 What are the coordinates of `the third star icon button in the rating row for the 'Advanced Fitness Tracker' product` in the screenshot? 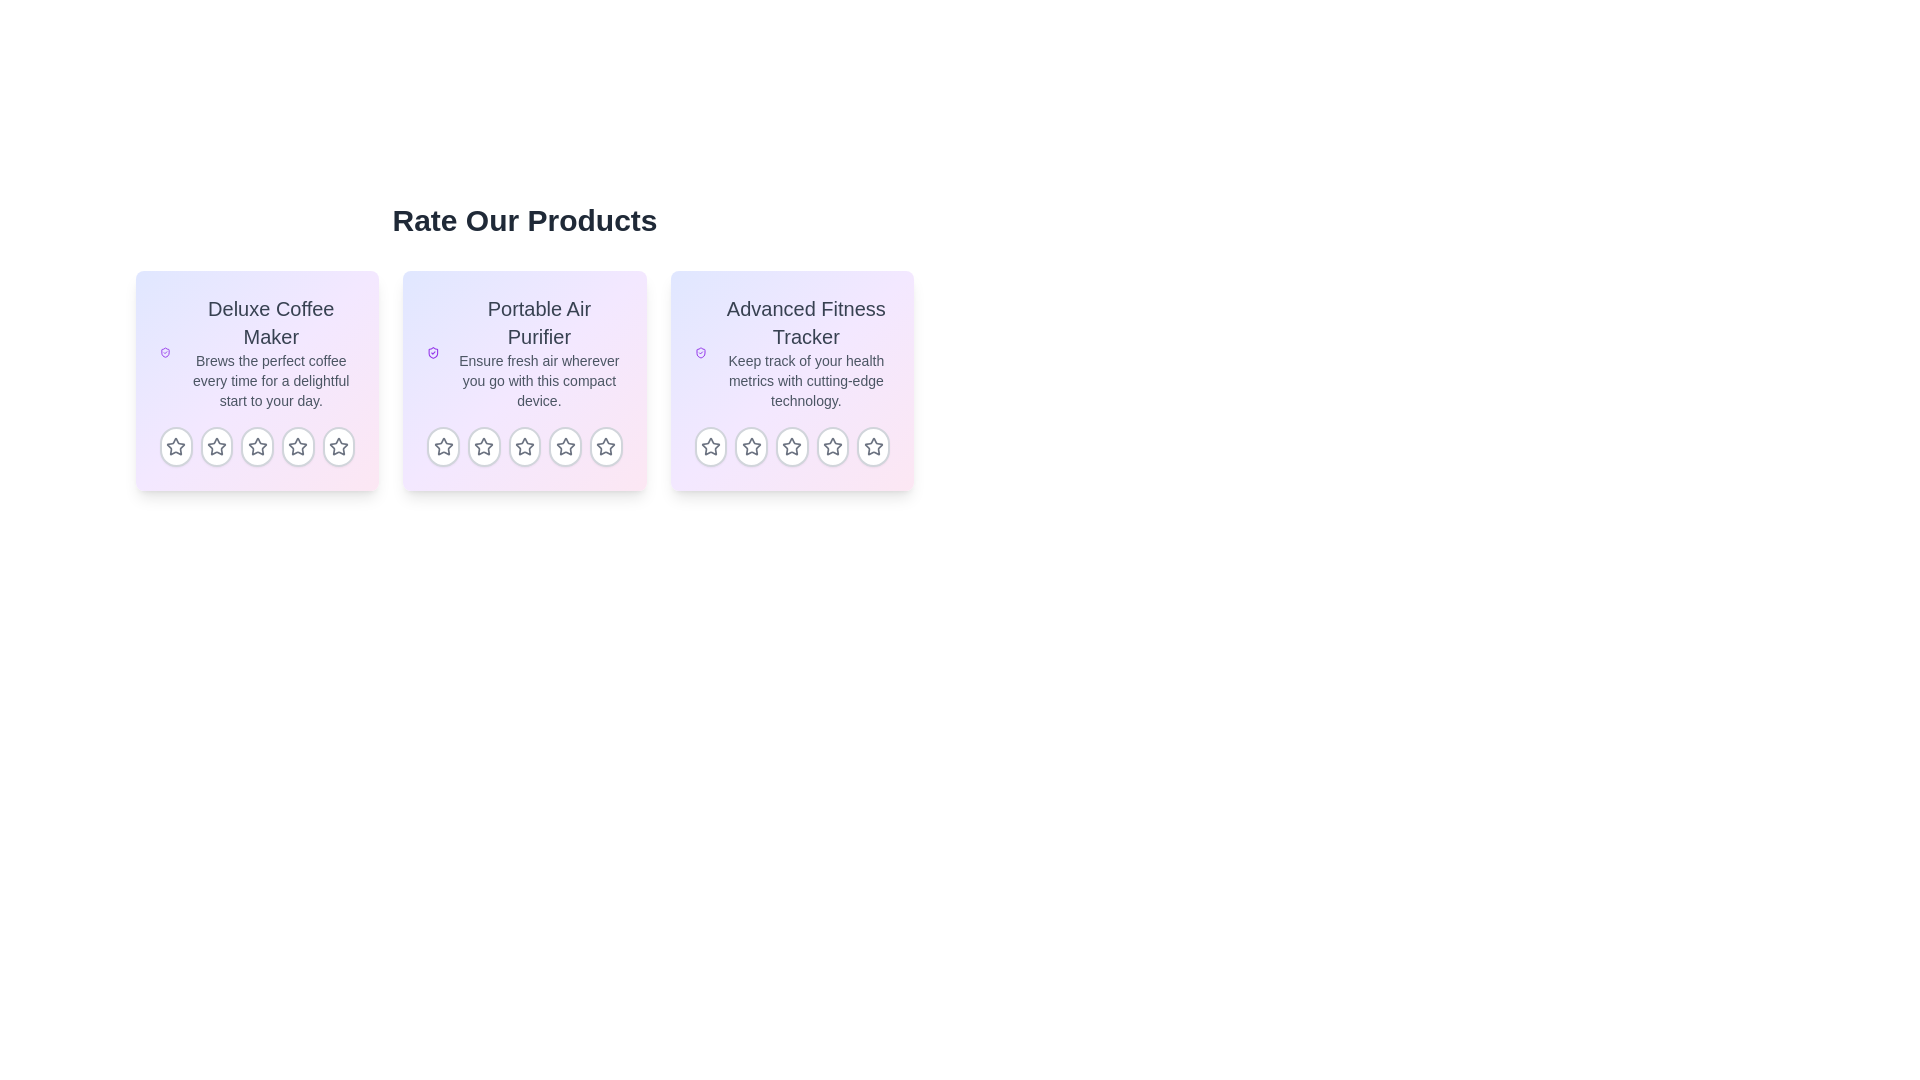 It's located at (750, 445).